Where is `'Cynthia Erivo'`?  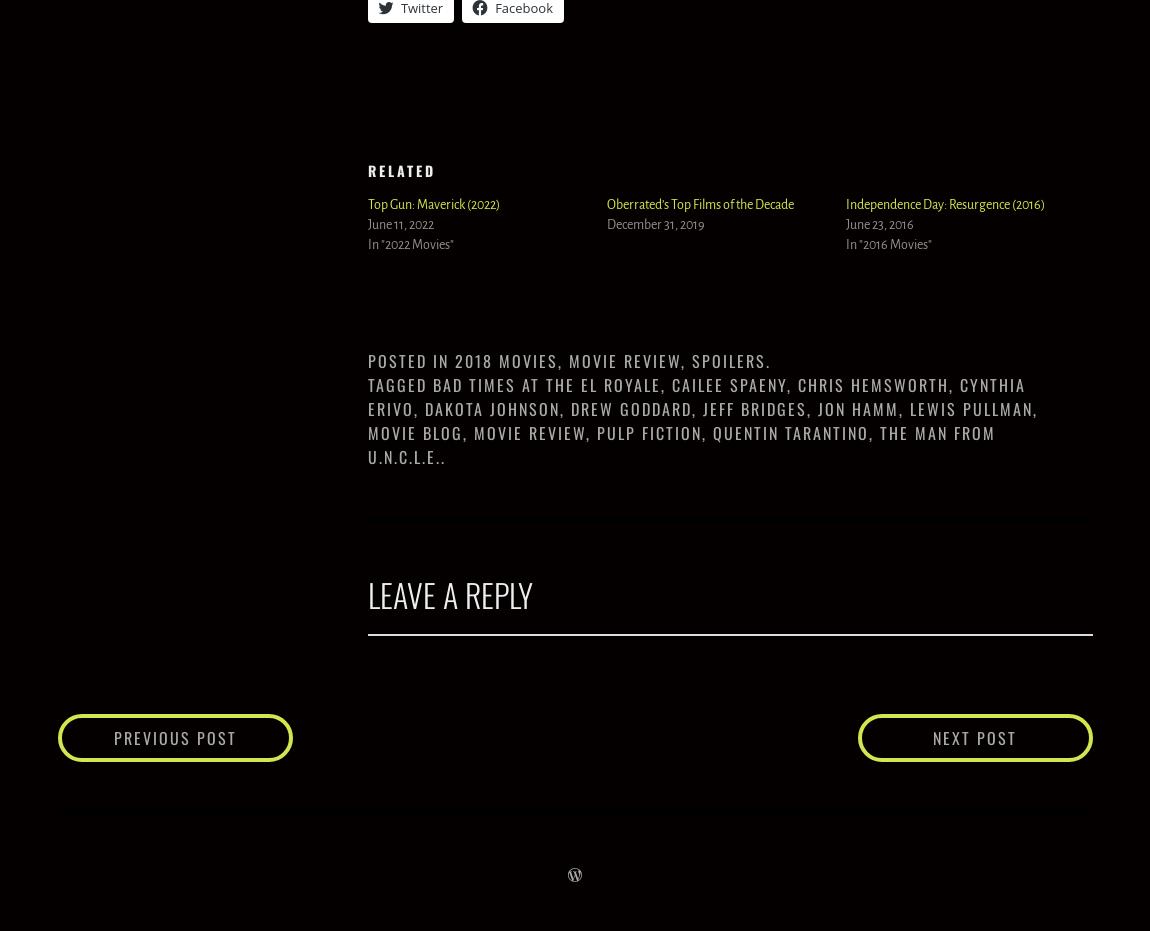 'Cynthia Erivo' is located at coordinates (368, 395).